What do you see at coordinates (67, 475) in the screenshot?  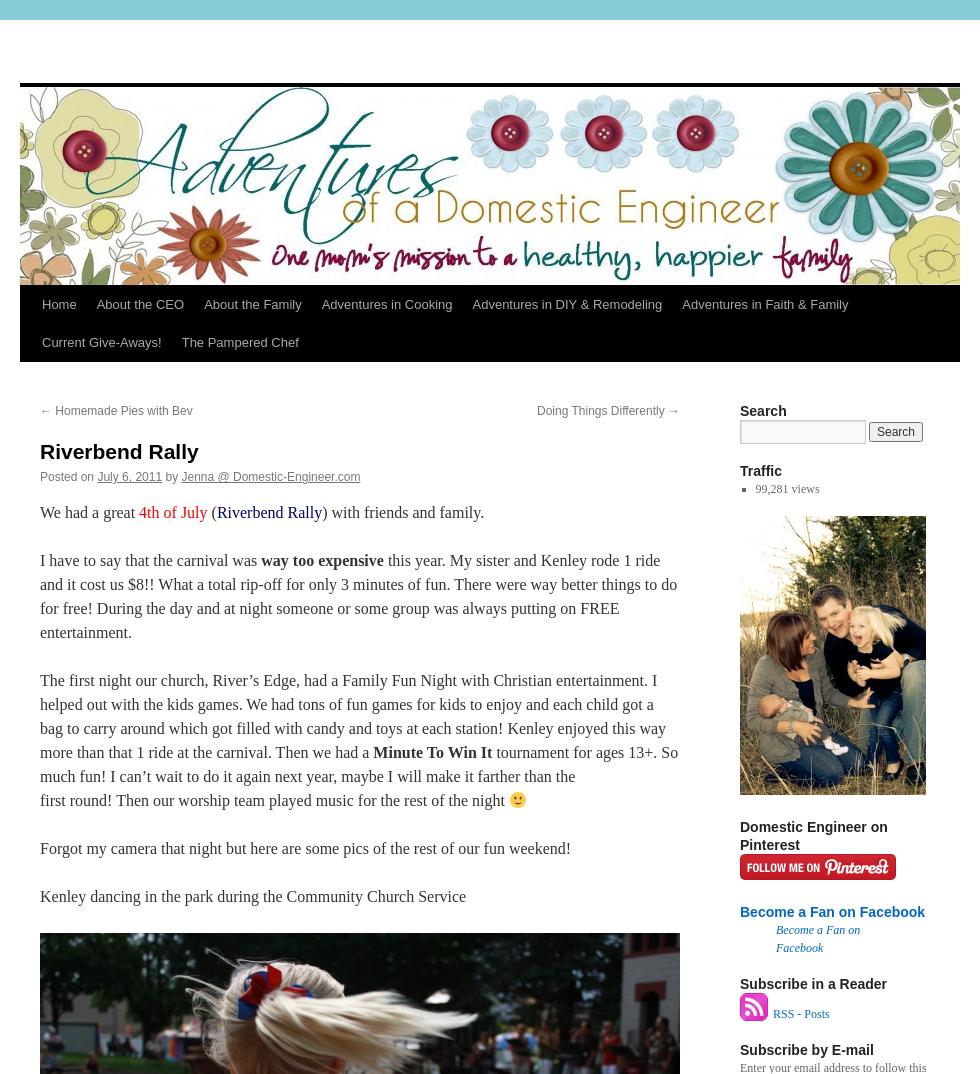 I see `'Posted on'` at bounding box center [67, 475].